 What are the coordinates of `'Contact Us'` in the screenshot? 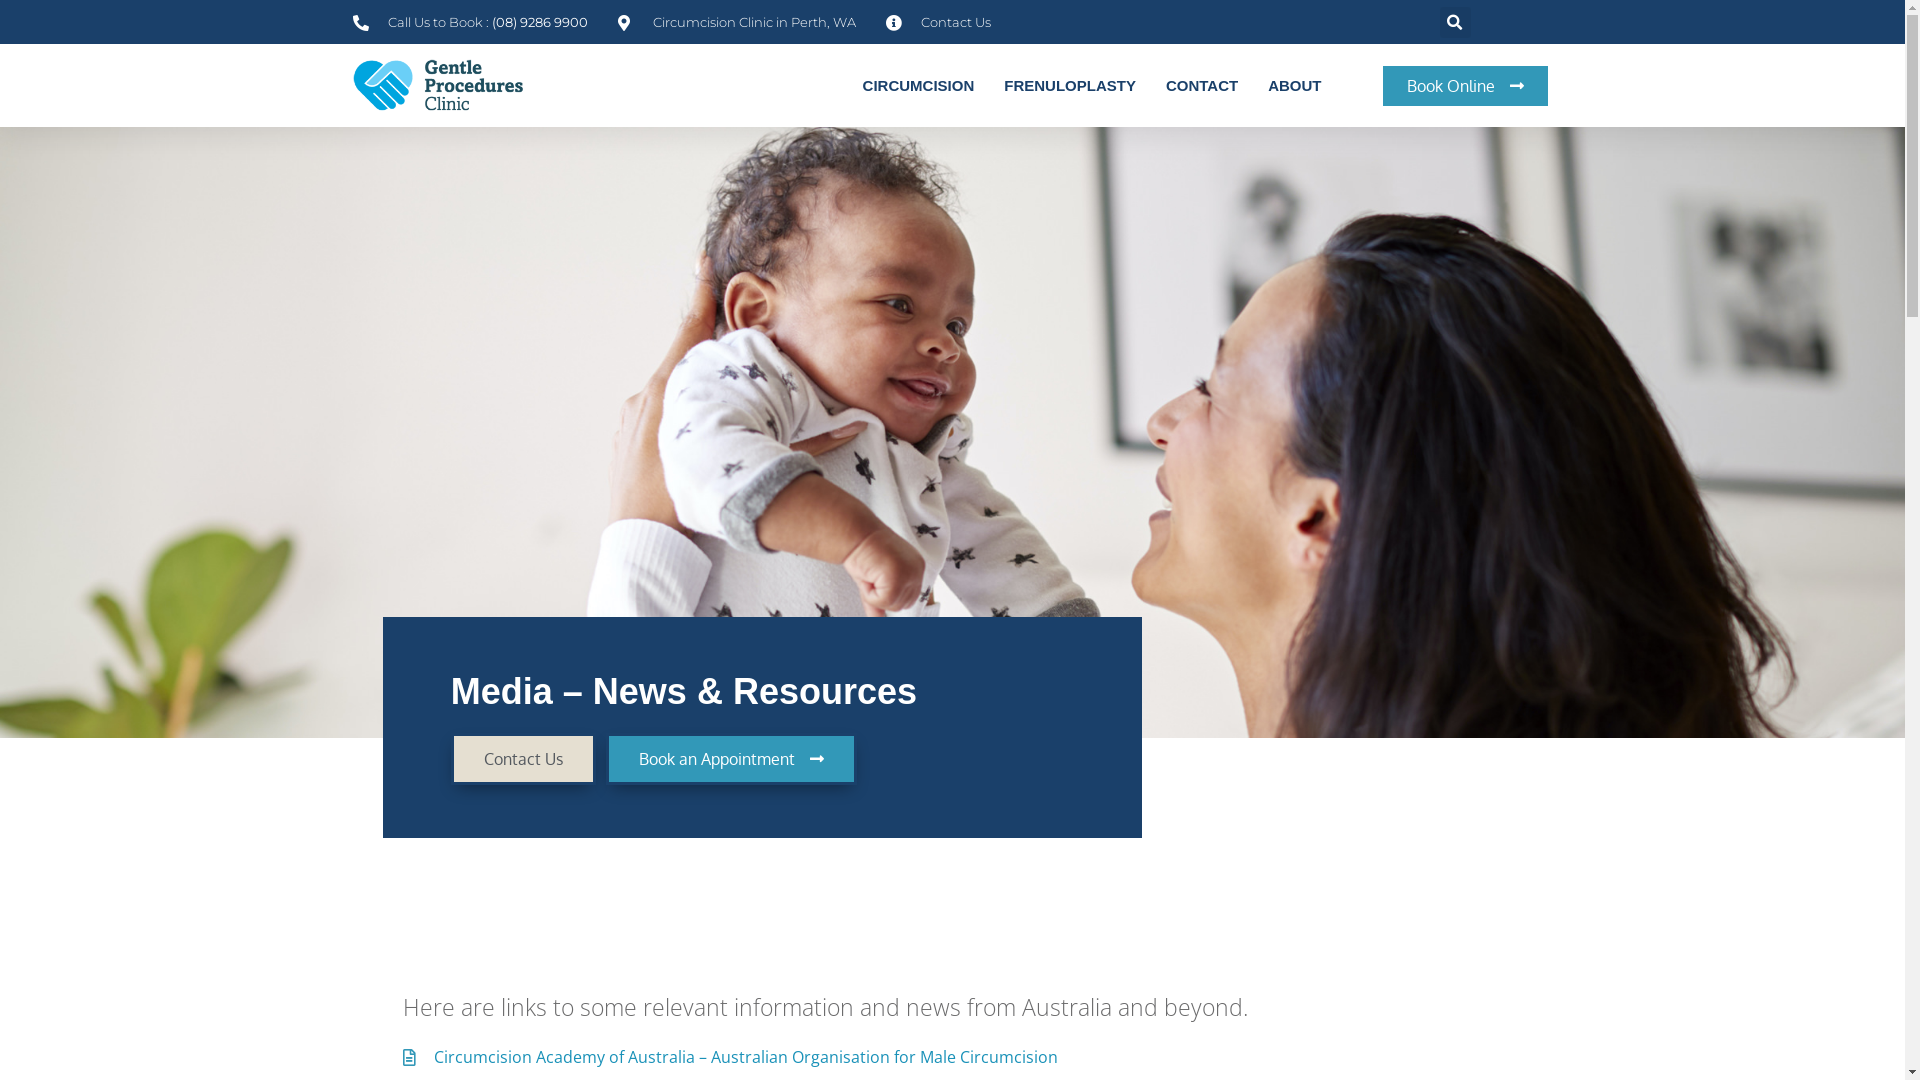 It's located at (523, 759).